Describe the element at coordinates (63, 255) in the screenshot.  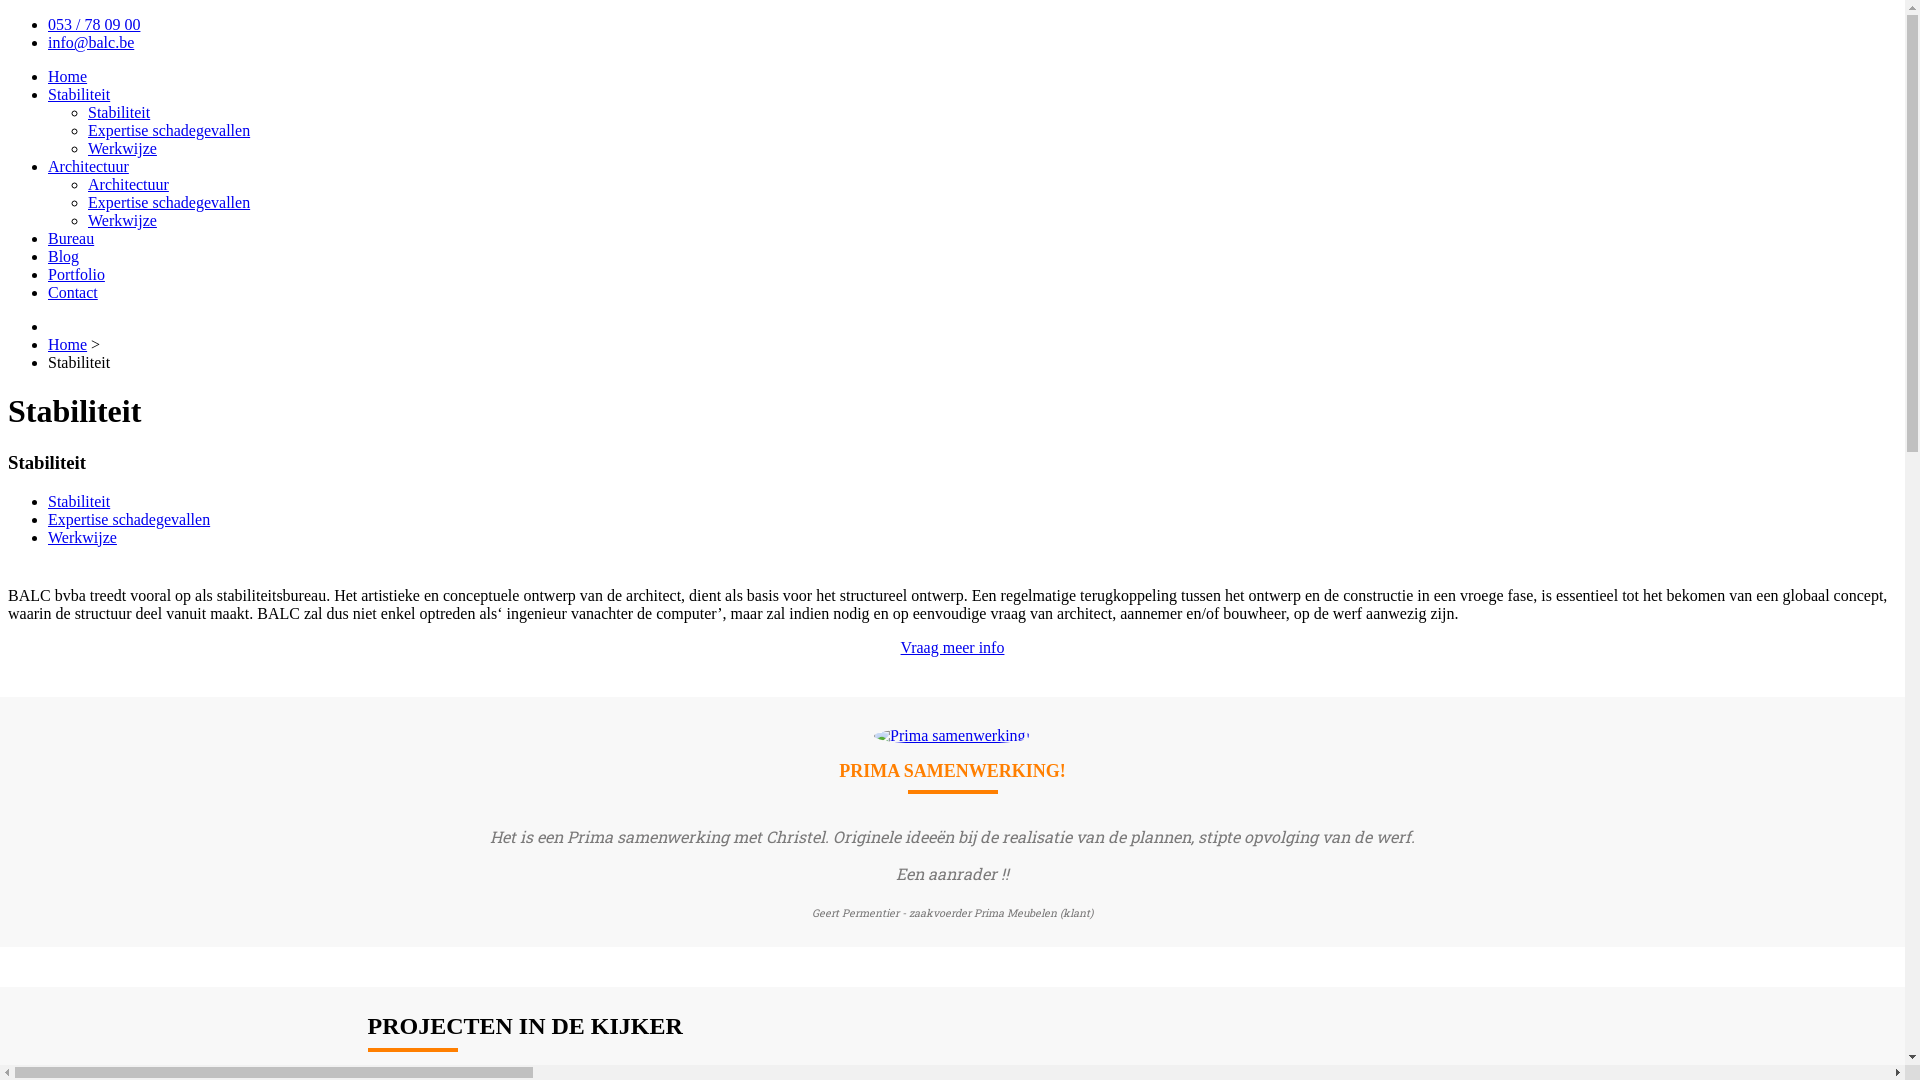
I see `'Blog'` at that location.